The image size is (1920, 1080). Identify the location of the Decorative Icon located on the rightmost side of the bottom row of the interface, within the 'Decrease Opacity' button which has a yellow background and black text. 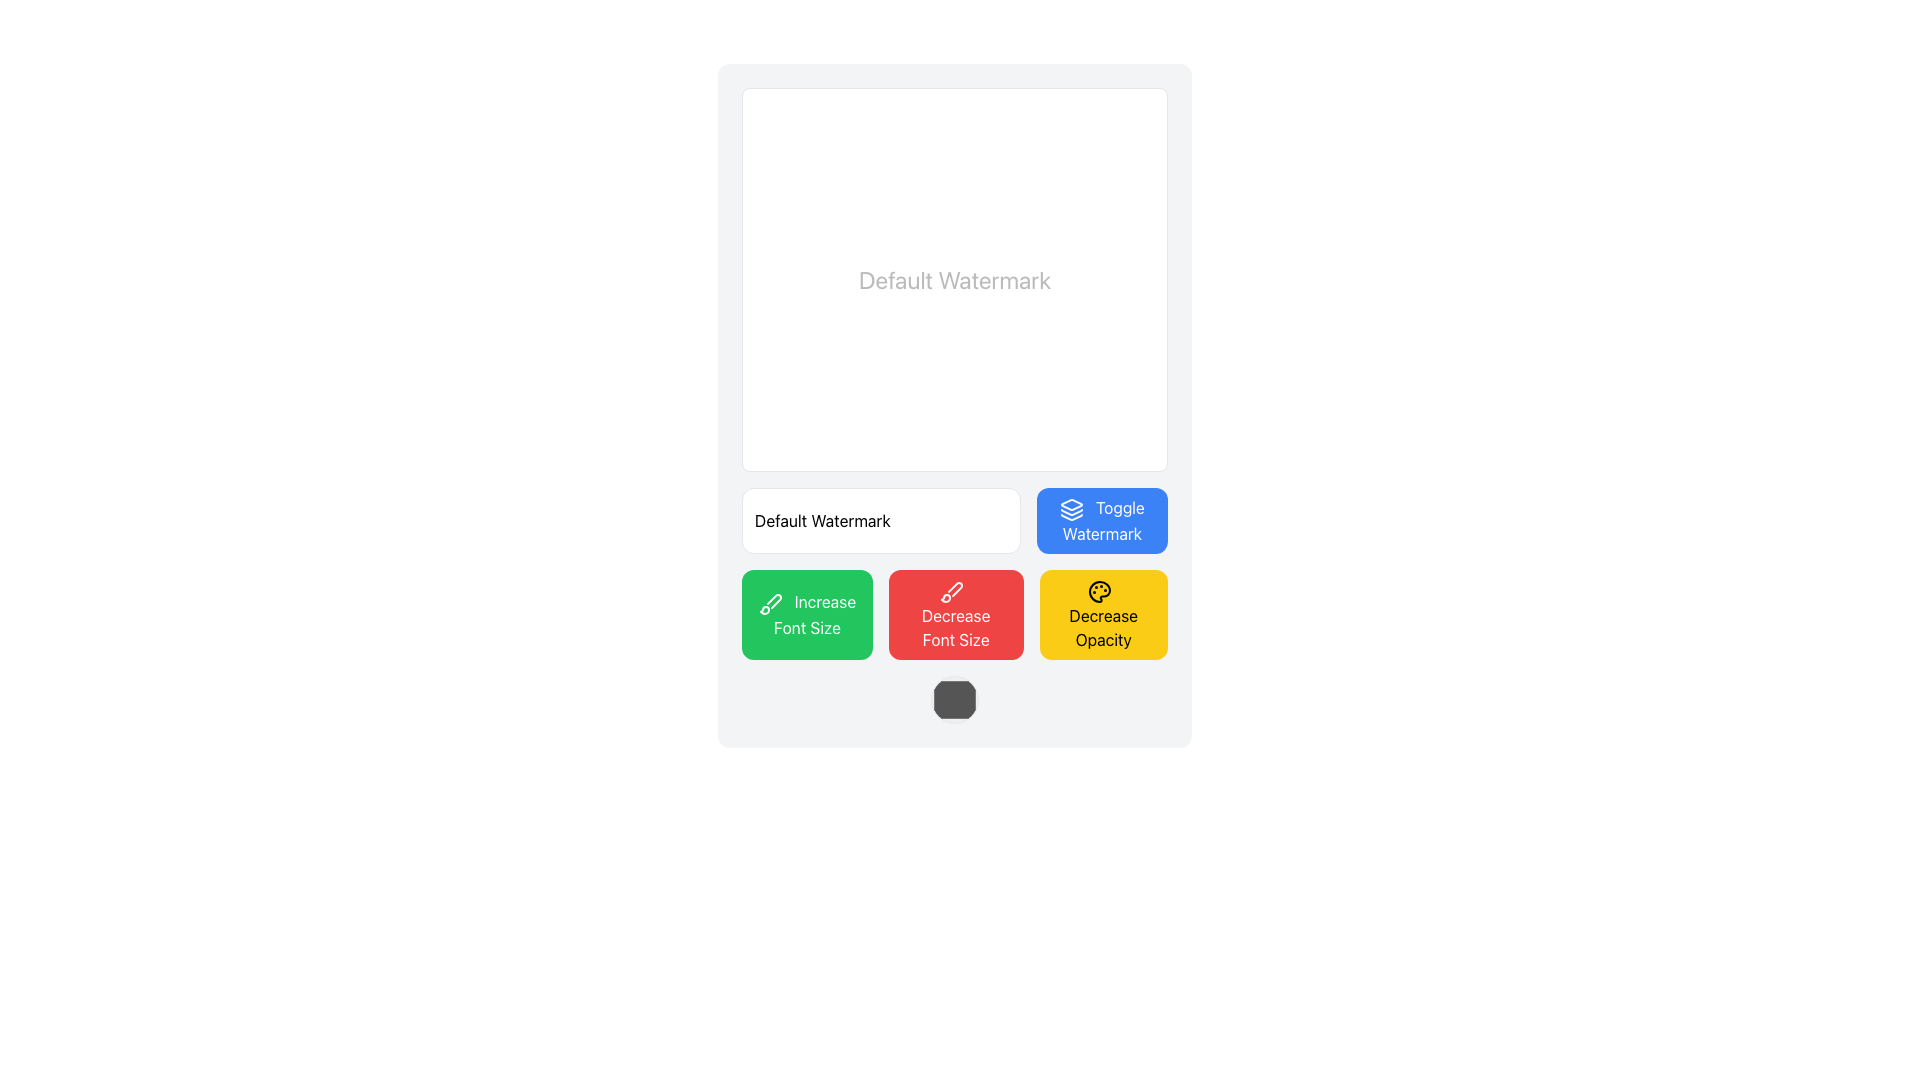
(1098, 590).